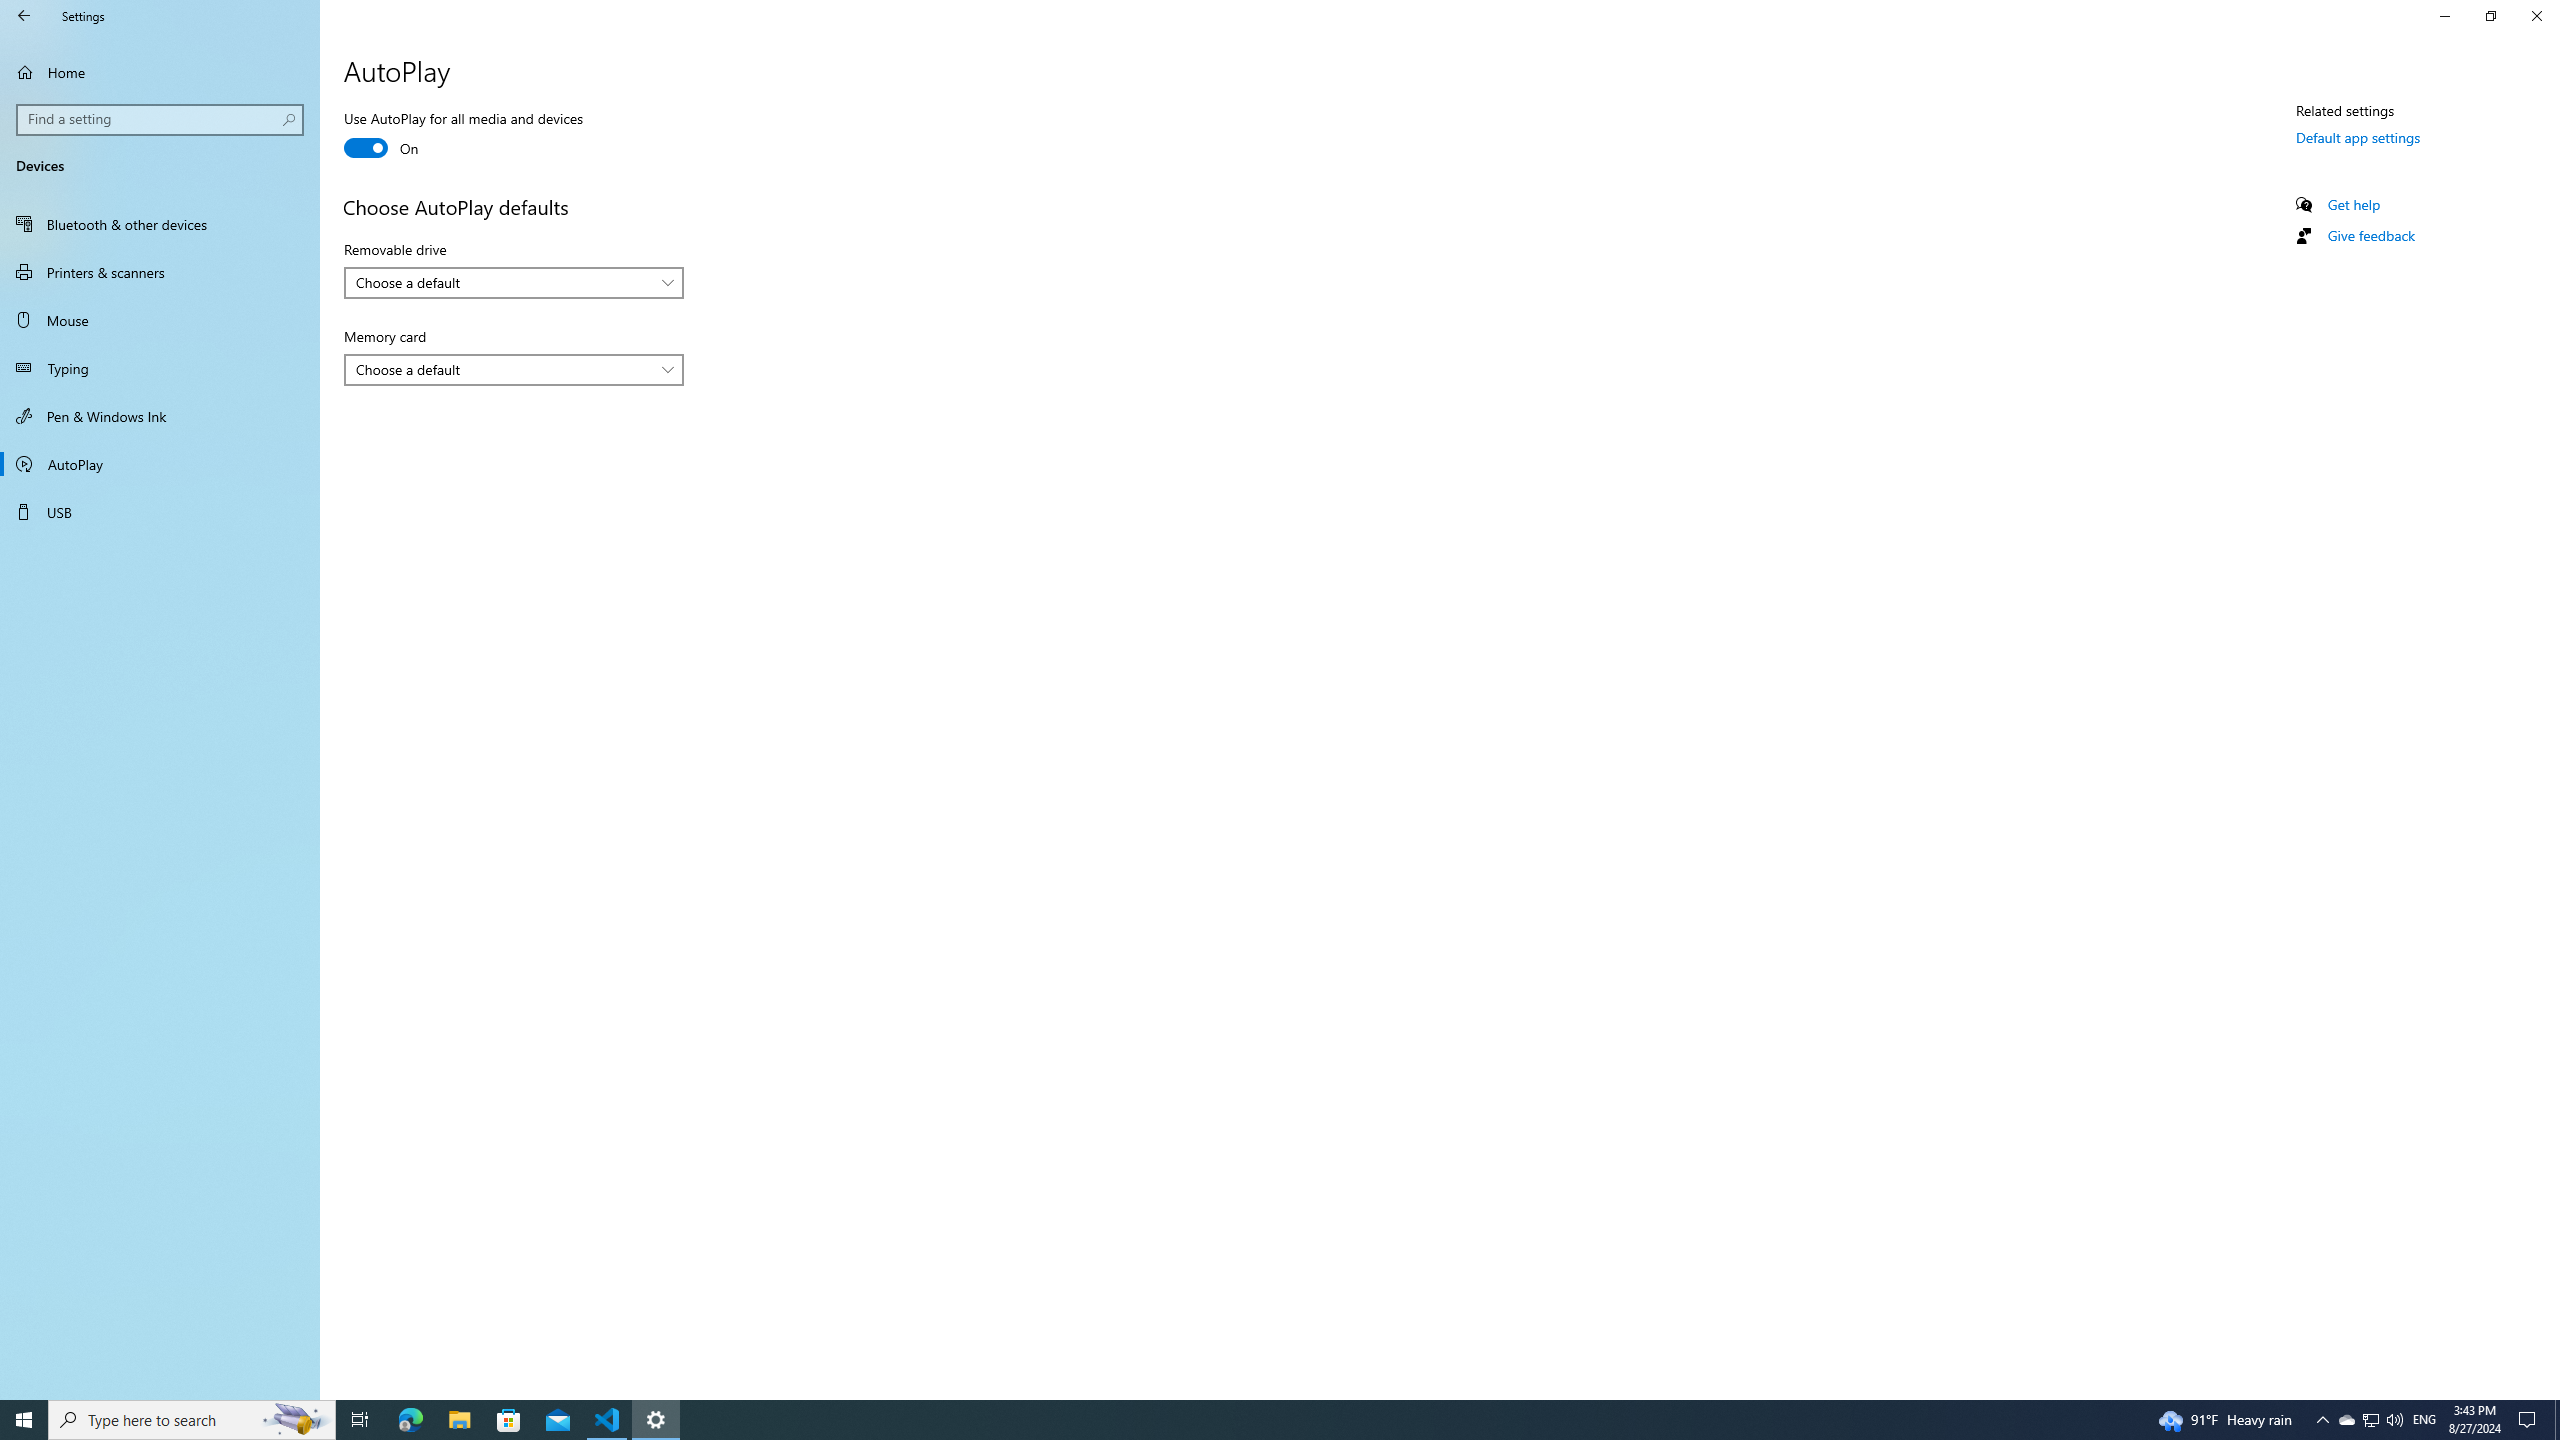 This screenshot has height=1440, width=2560. I want to click on 'Removable drive', so click(513, 282).